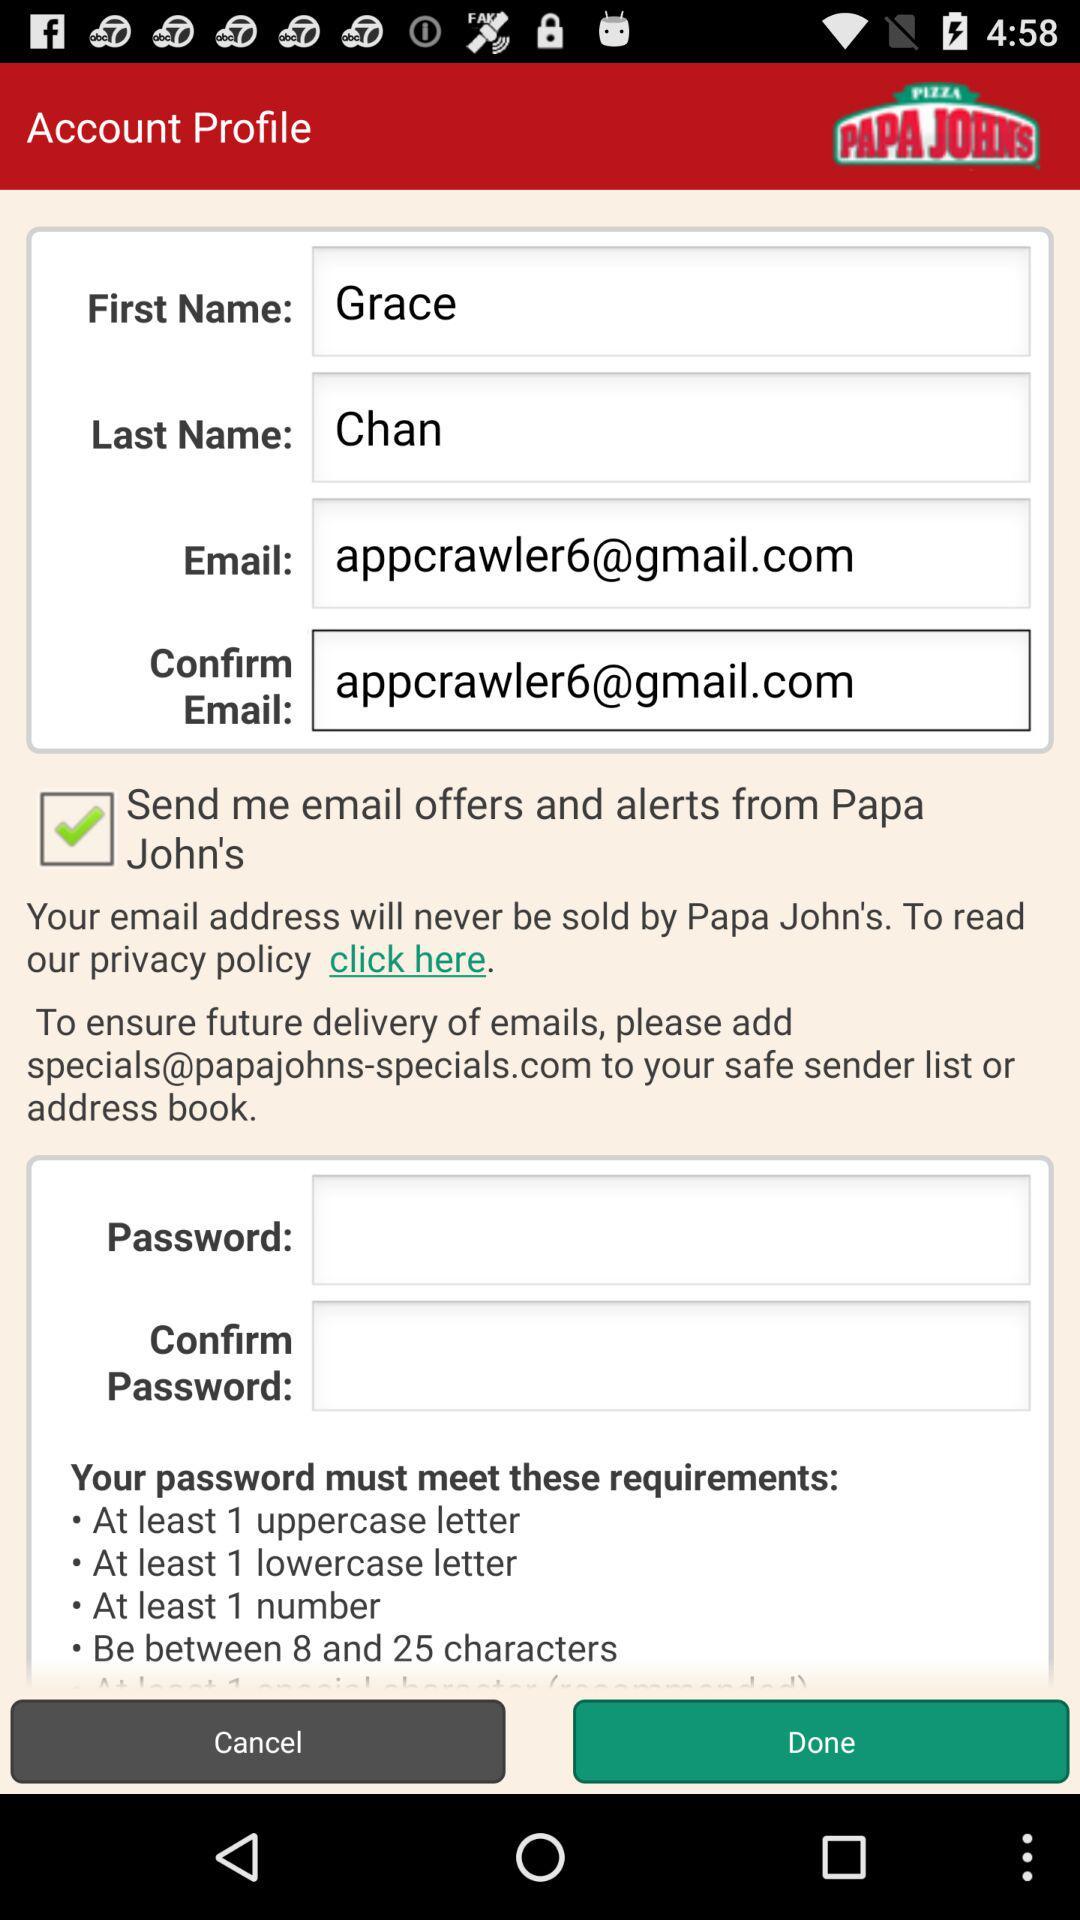  I want to click on icon below the grace item, so click(671, 432).